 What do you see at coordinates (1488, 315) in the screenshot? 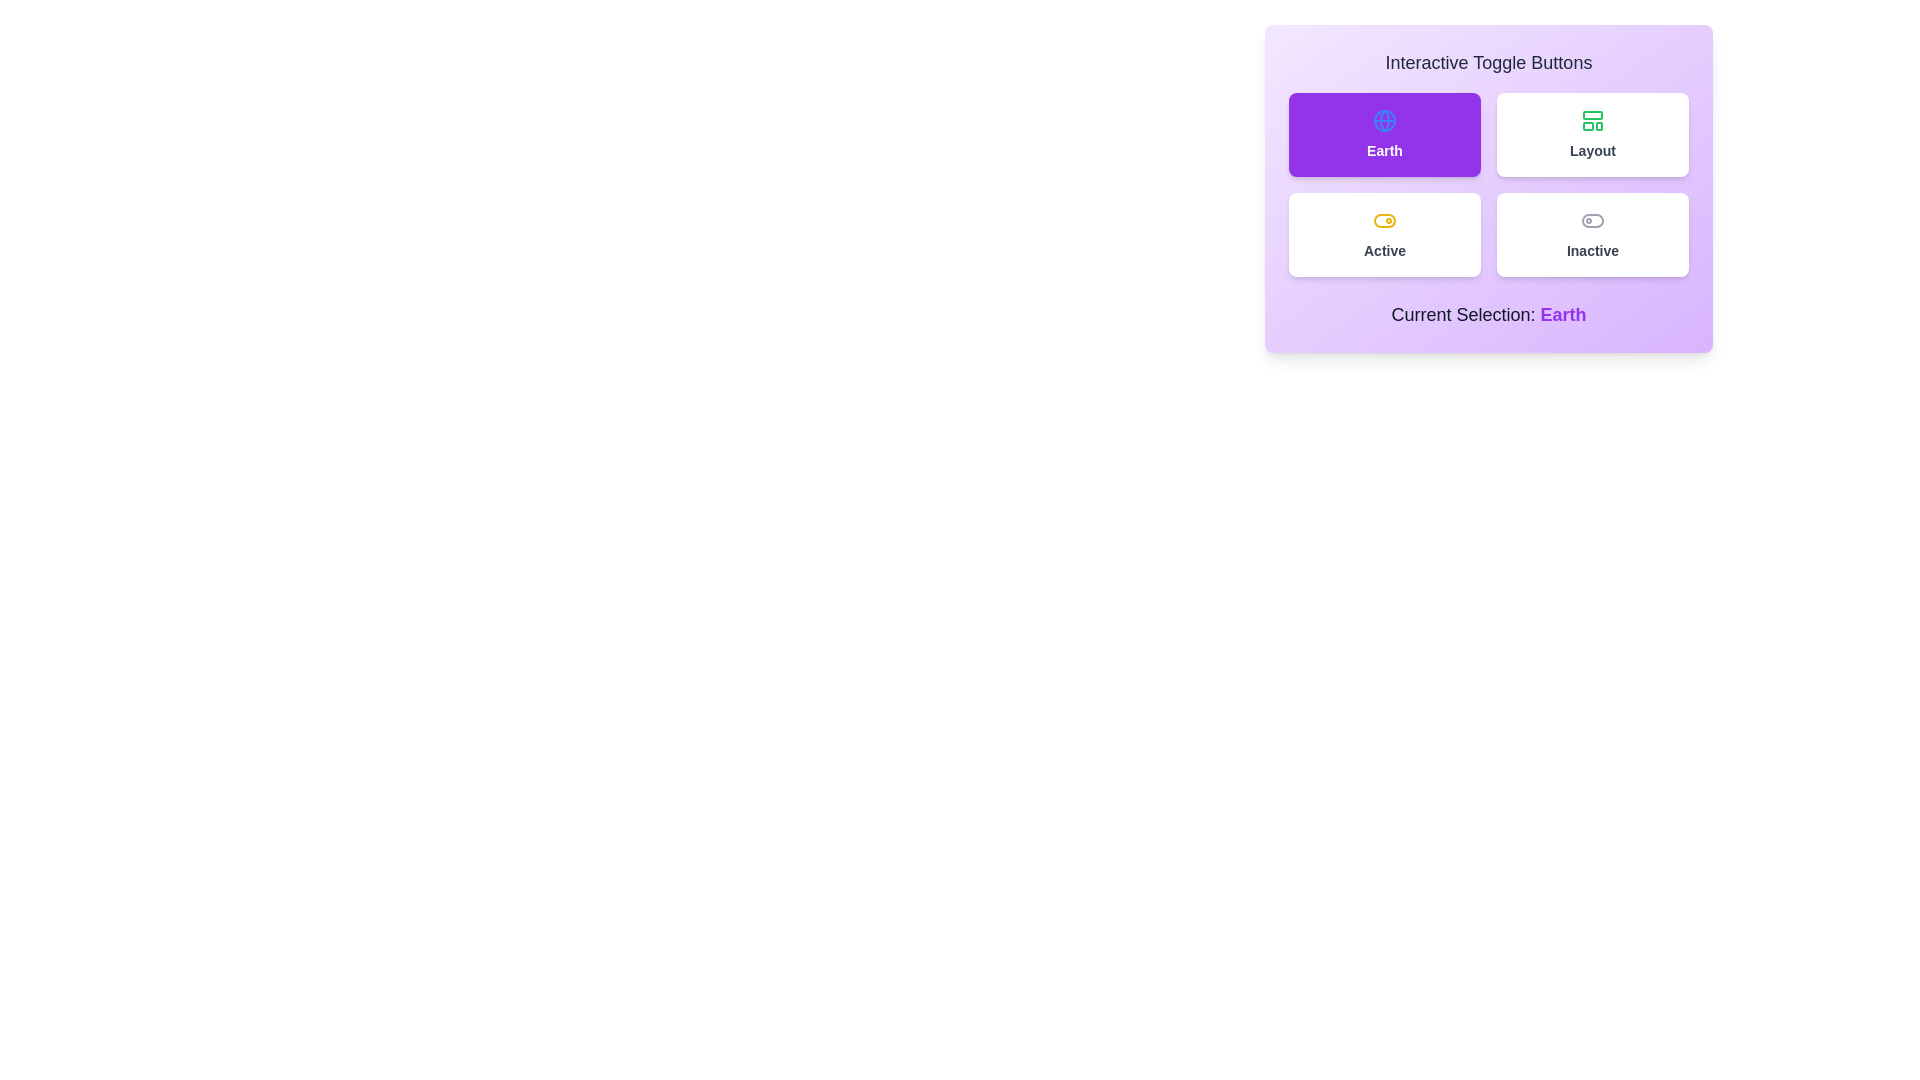
I see `the text content of the element displaying the current selection below the buttons` at bounding box center [1488, 315].